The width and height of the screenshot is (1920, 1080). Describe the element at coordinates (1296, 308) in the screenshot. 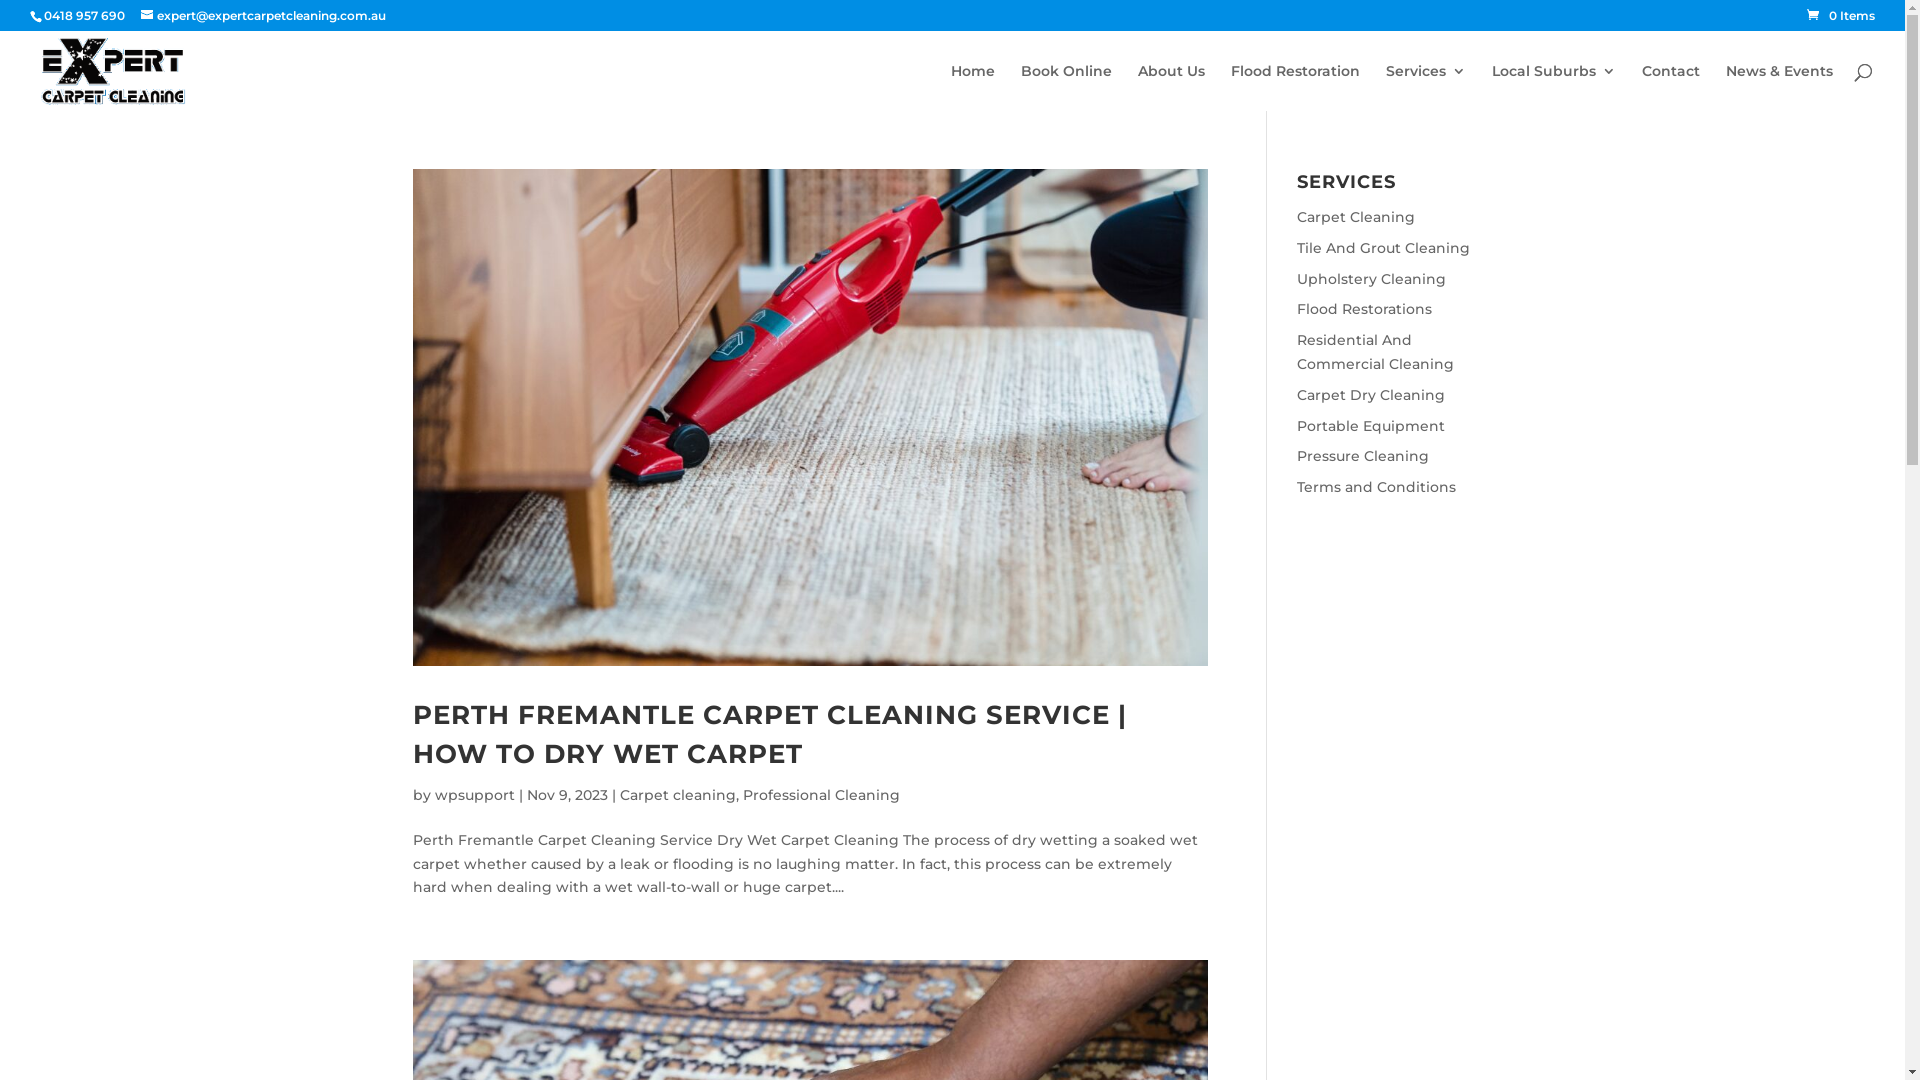

I see `'Flood Restorations'` at that location.